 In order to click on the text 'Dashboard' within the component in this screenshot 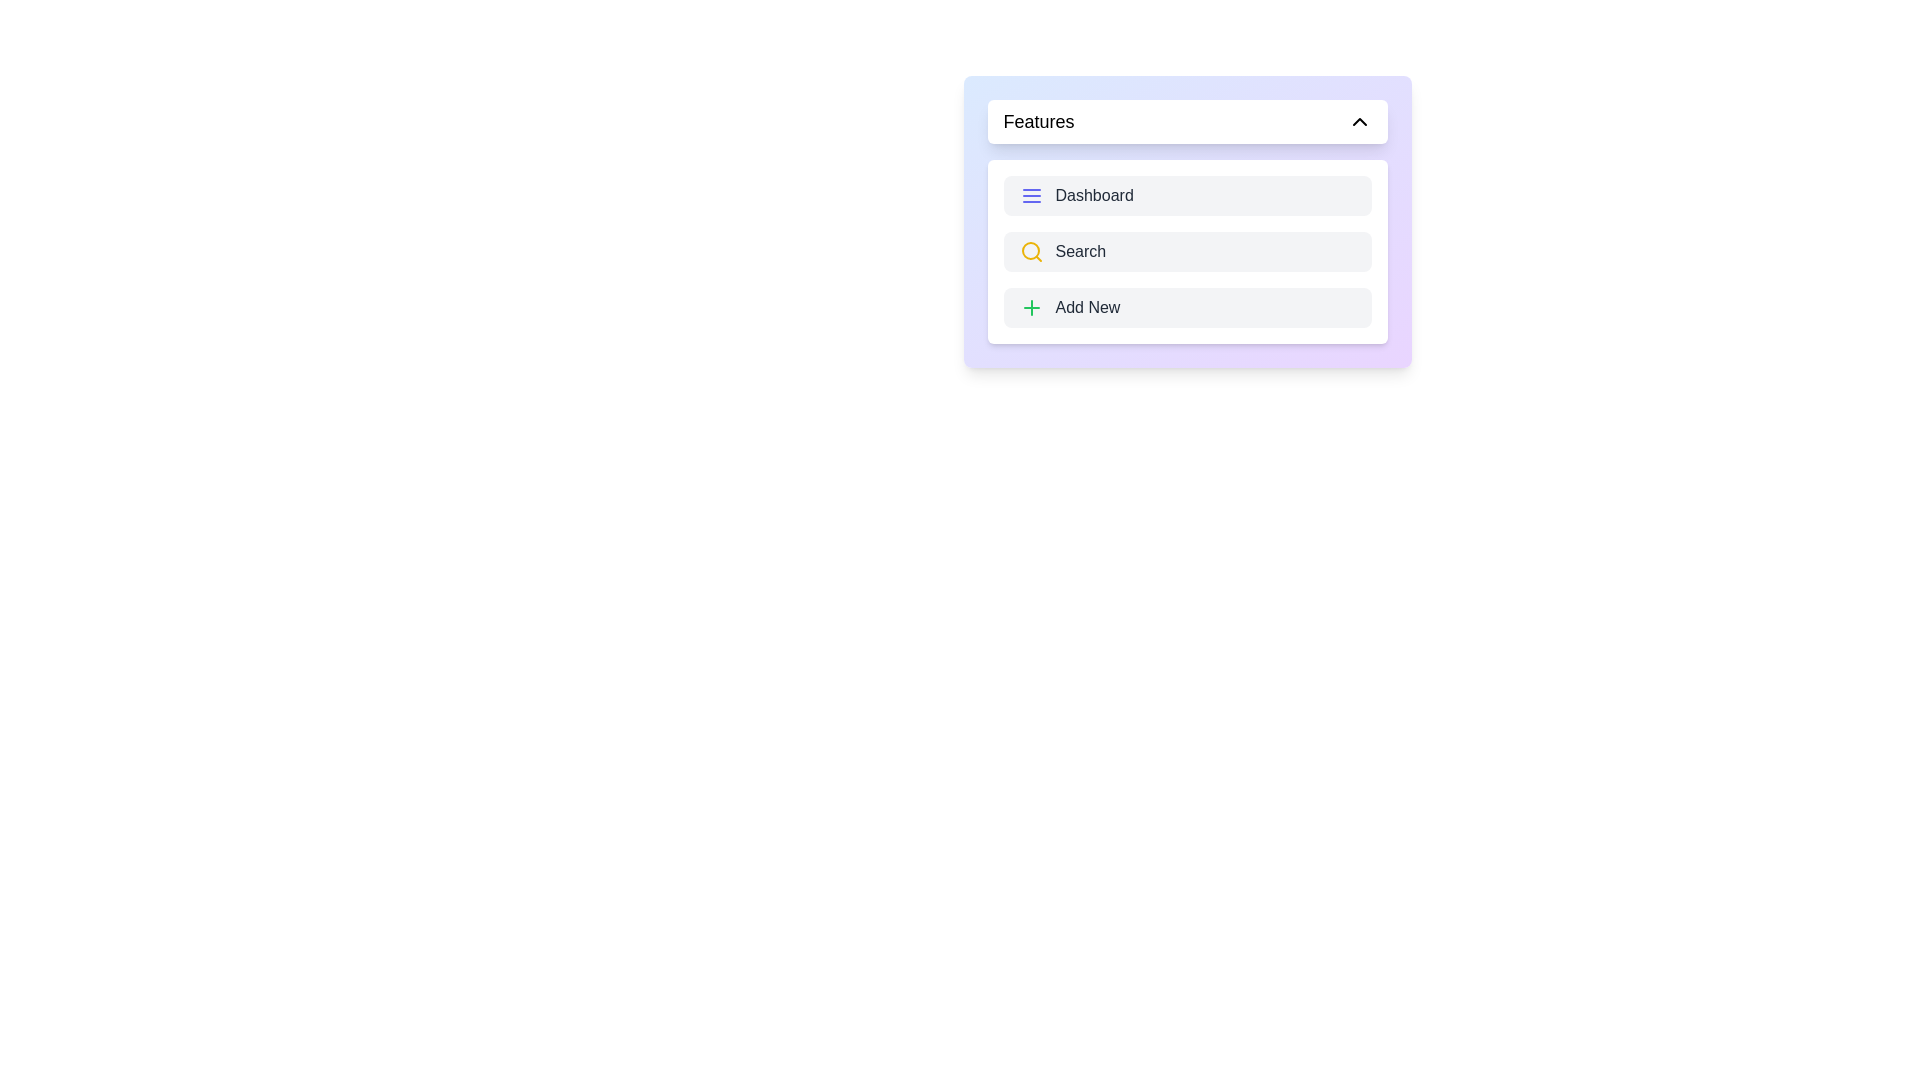, I will do `click(1187, 196)`.